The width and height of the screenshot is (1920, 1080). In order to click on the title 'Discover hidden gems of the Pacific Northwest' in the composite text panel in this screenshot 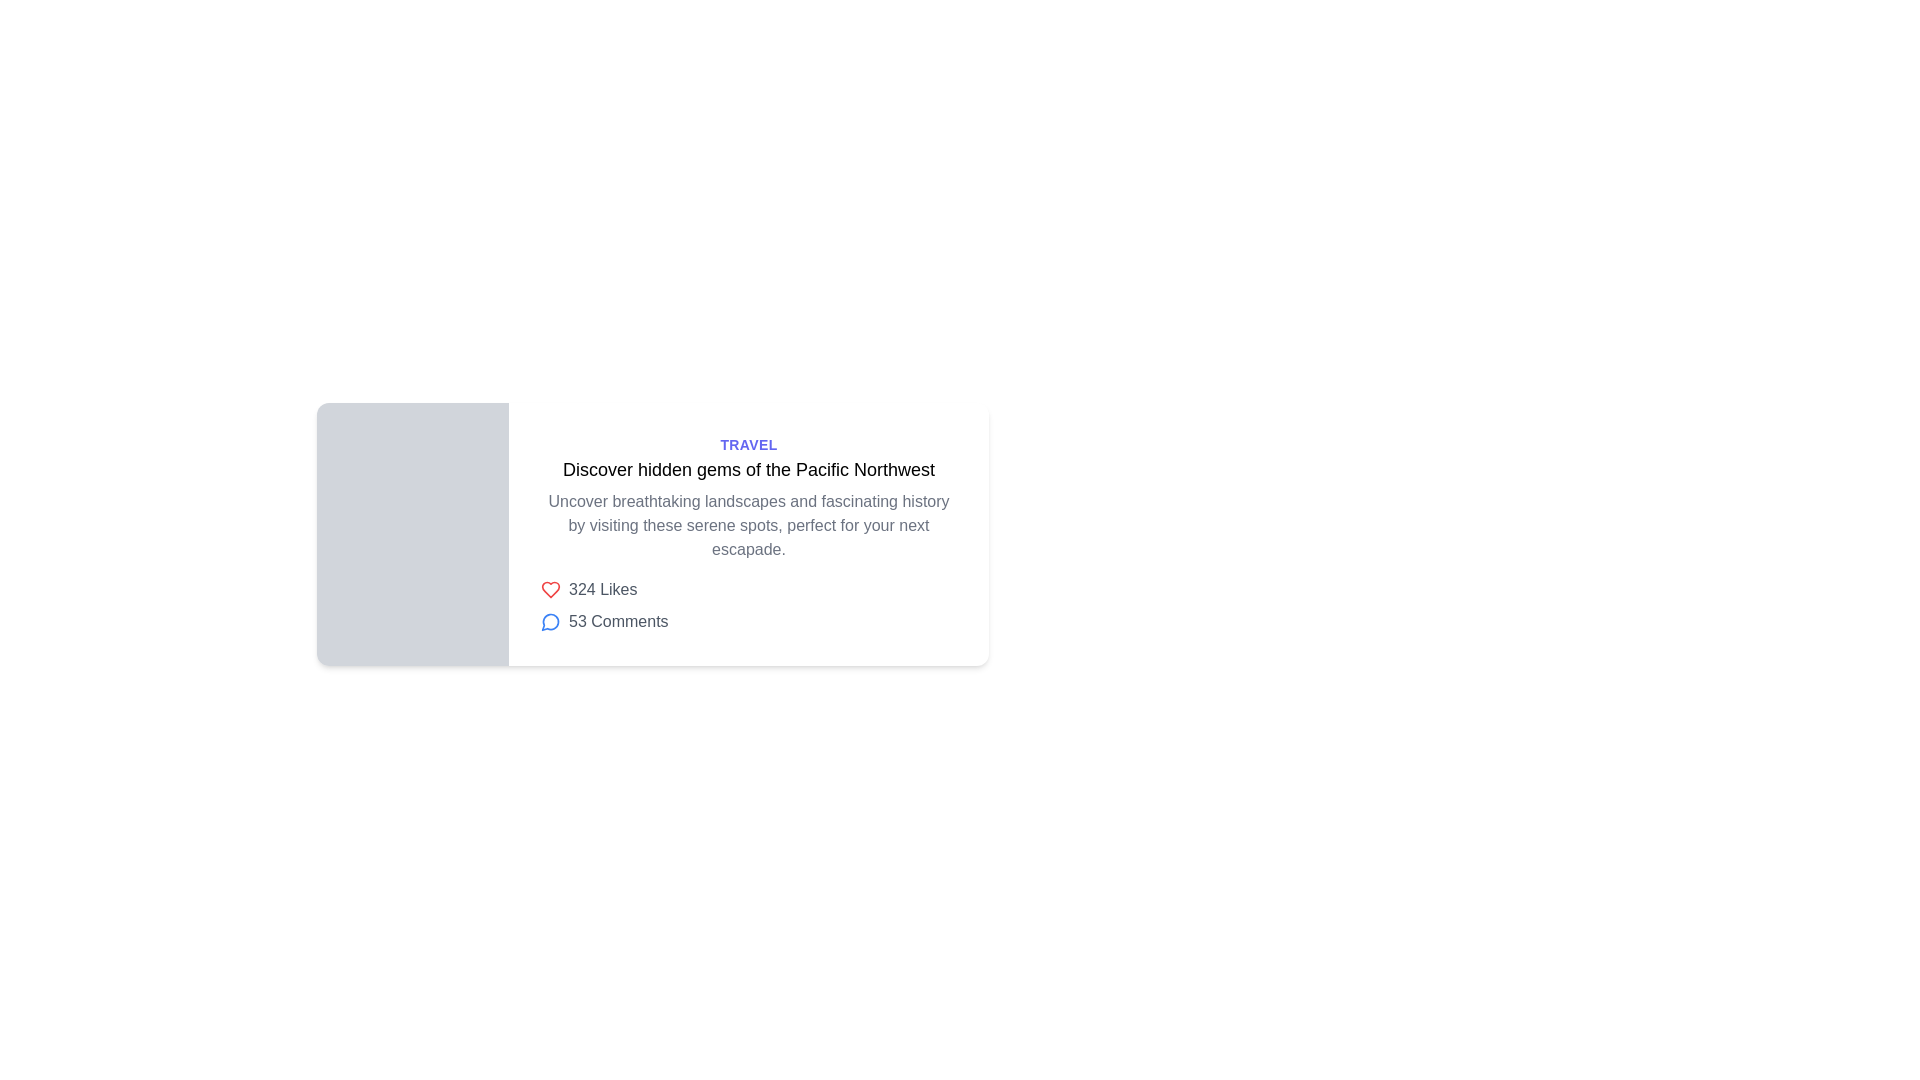, I will do `click(747, 532)`.